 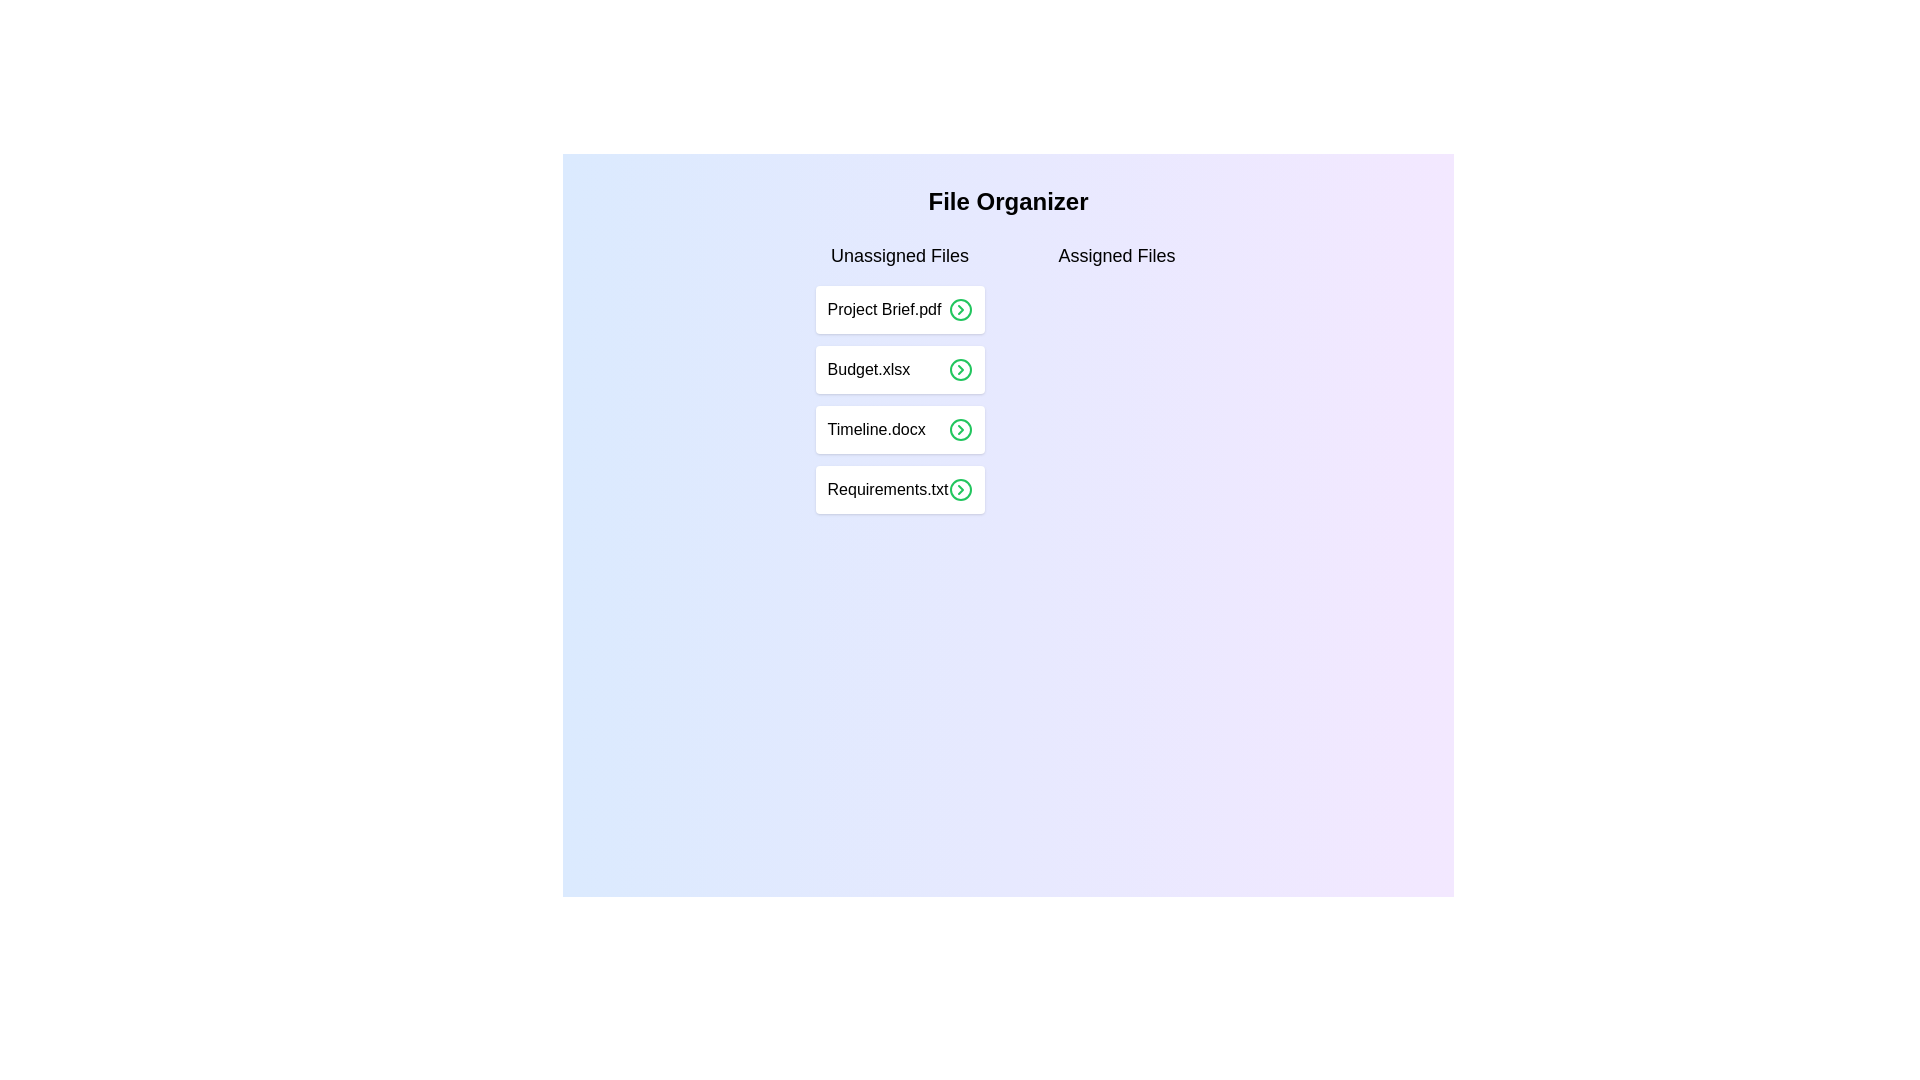 I want to click on the right arrow icon corresponding to the file Timeline.docx in the 'Unassigned Files' list to assign it to the 'Assigned Files' list, so click(x=960, y=428).